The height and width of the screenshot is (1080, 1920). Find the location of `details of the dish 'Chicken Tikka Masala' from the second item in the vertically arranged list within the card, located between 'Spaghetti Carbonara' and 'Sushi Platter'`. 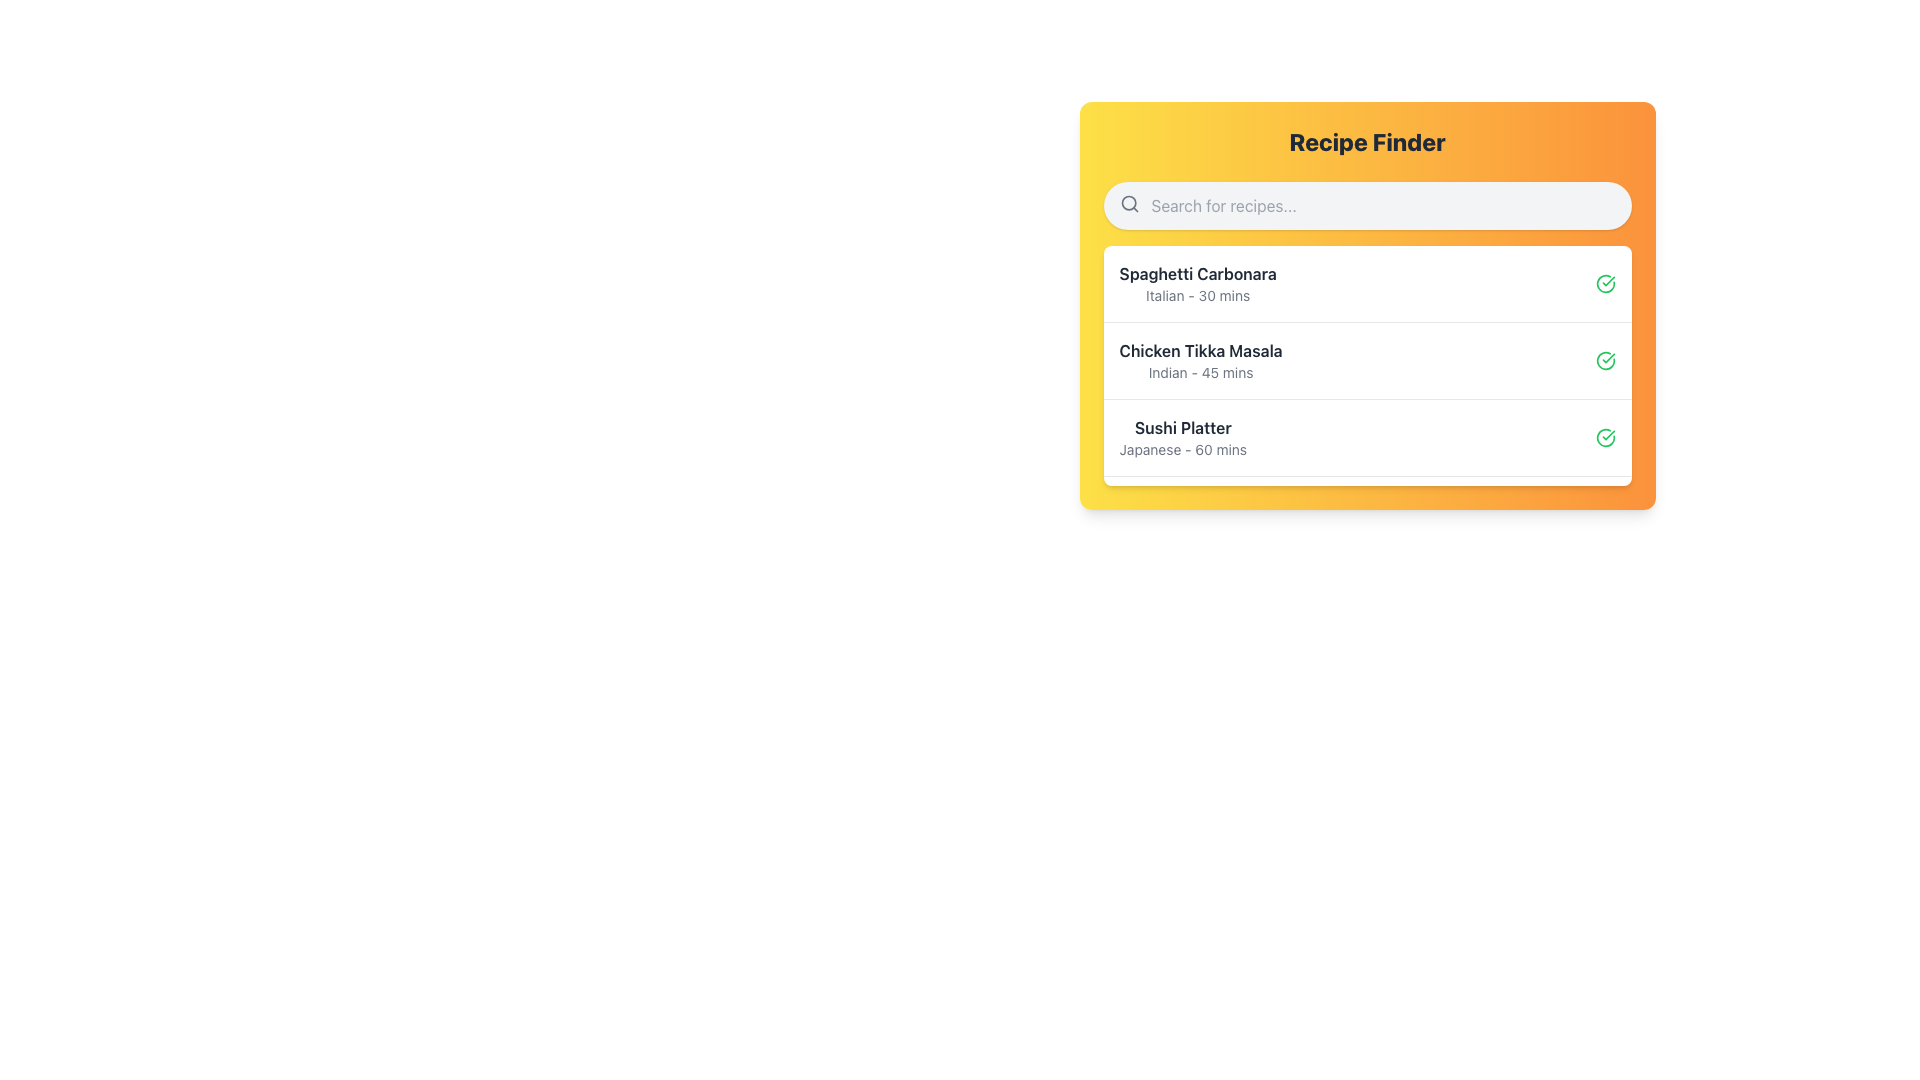

details of the dish 'Chicken Tikka Masala' from the second item in the vertically arranged list within the card, located between 'Spaghetti Carbonara' and 'Sushi Platter' is located at coordinates (1366, 360).